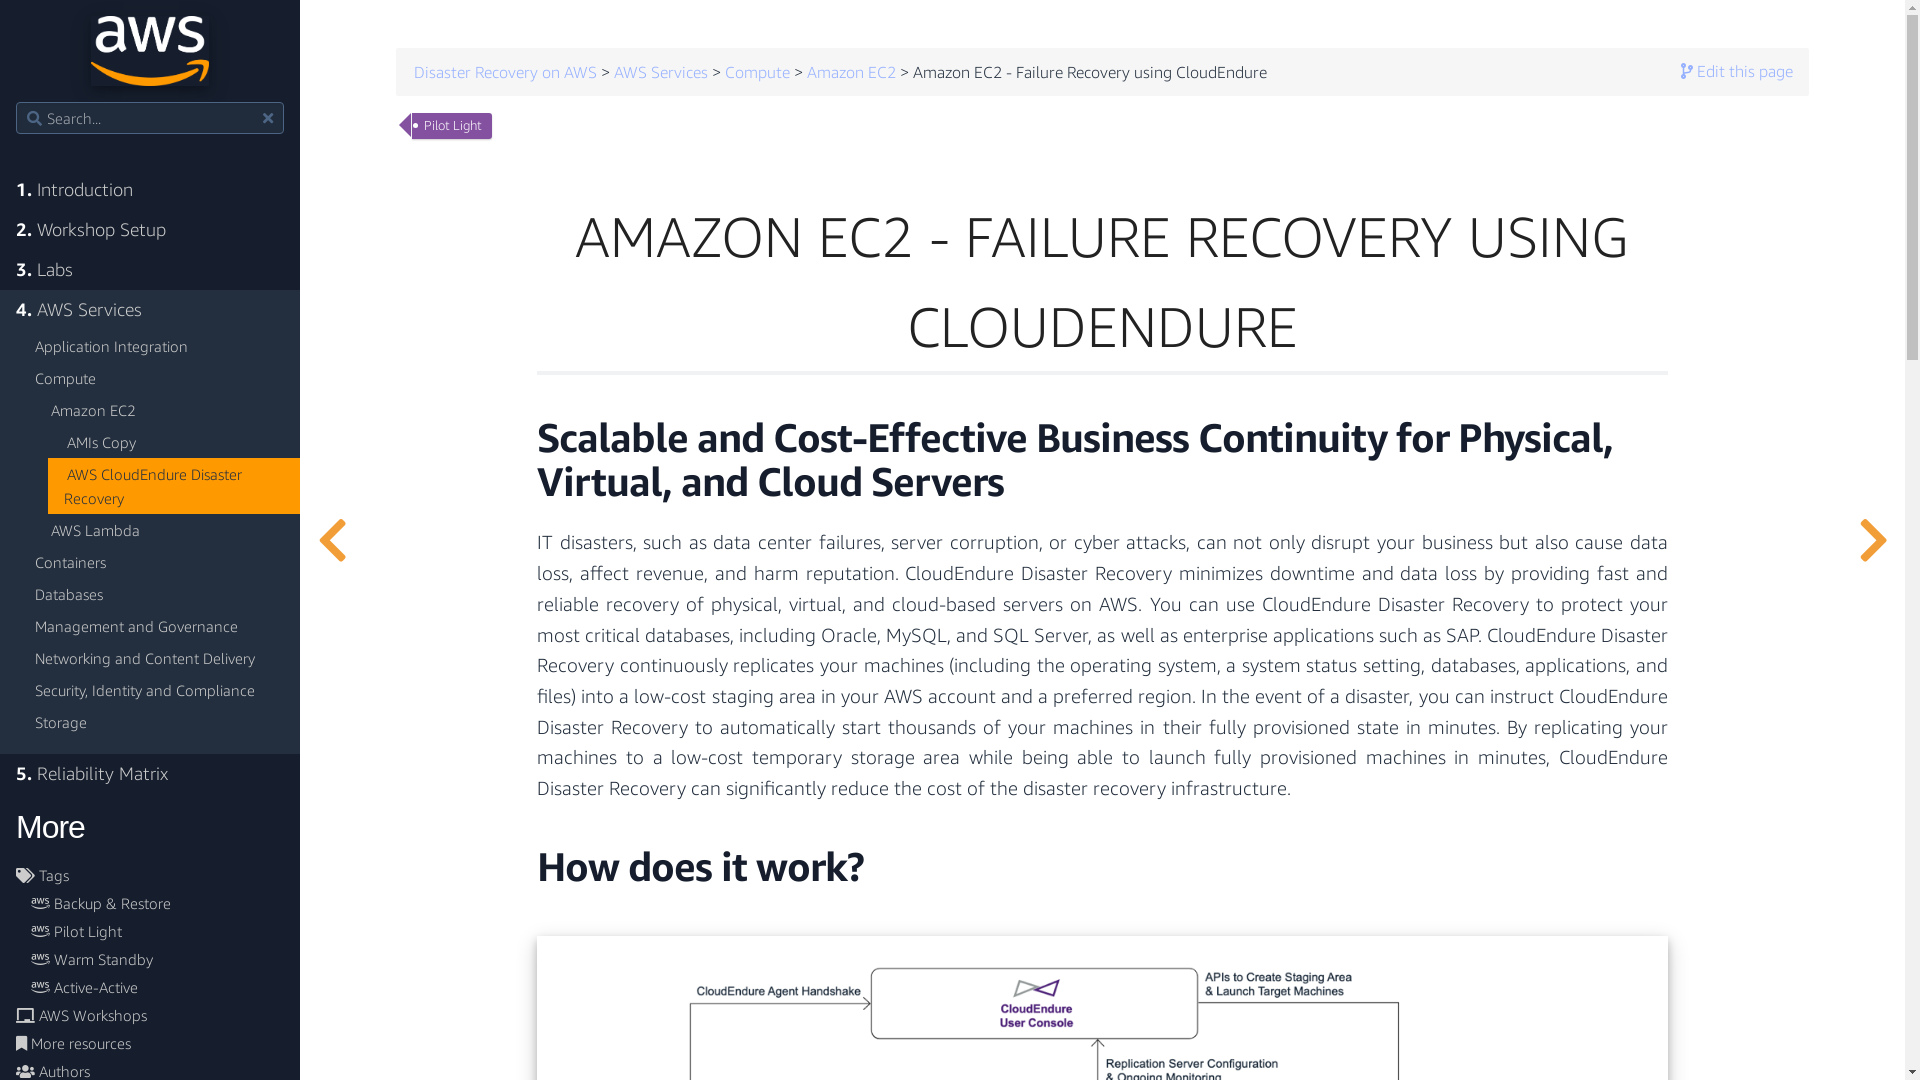 Image resolution: width=1920 pixels, height=1080 pixels. Describe the element at coordinates (148, 986) in the screenshot. I see `'Active-Active'` at that location.